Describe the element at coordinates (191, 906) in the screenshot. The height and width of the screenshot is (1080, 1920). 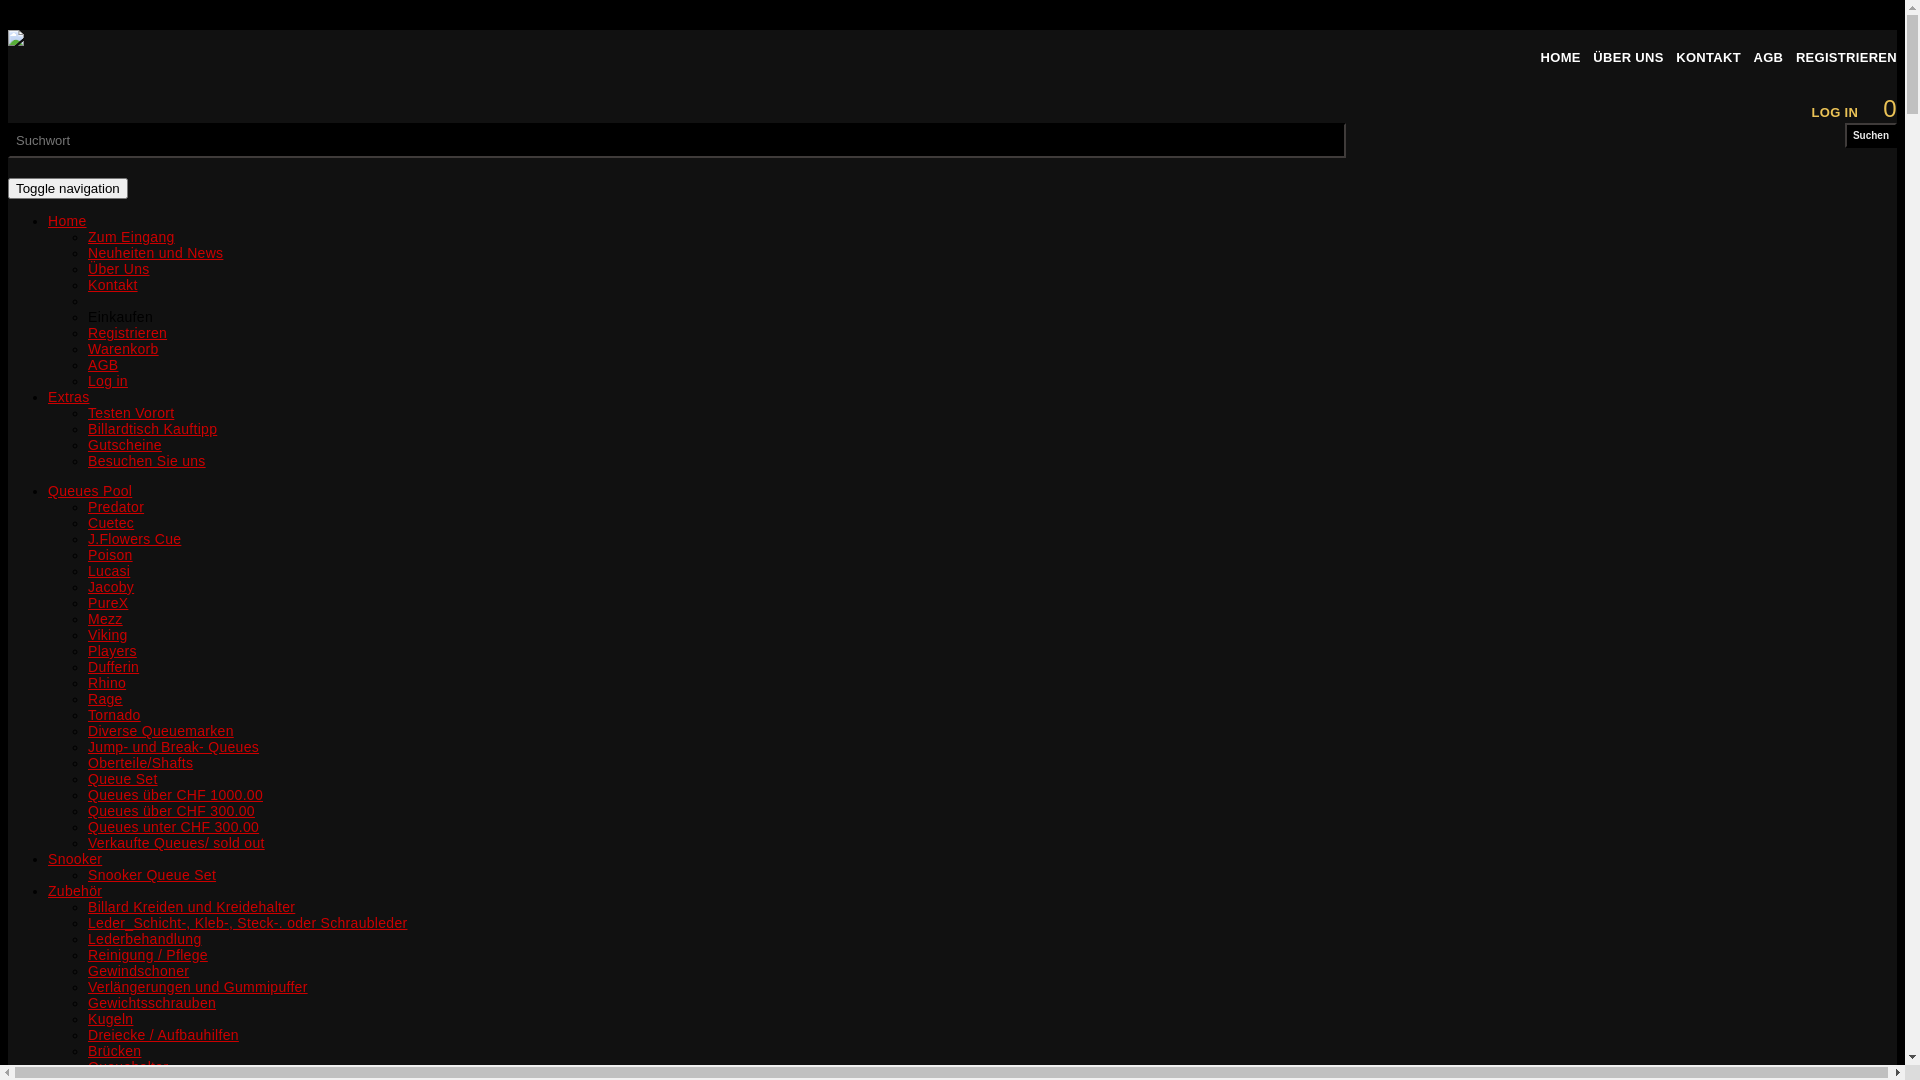
I see `'Billard Kreiden und Kreidehalter'` at that location.